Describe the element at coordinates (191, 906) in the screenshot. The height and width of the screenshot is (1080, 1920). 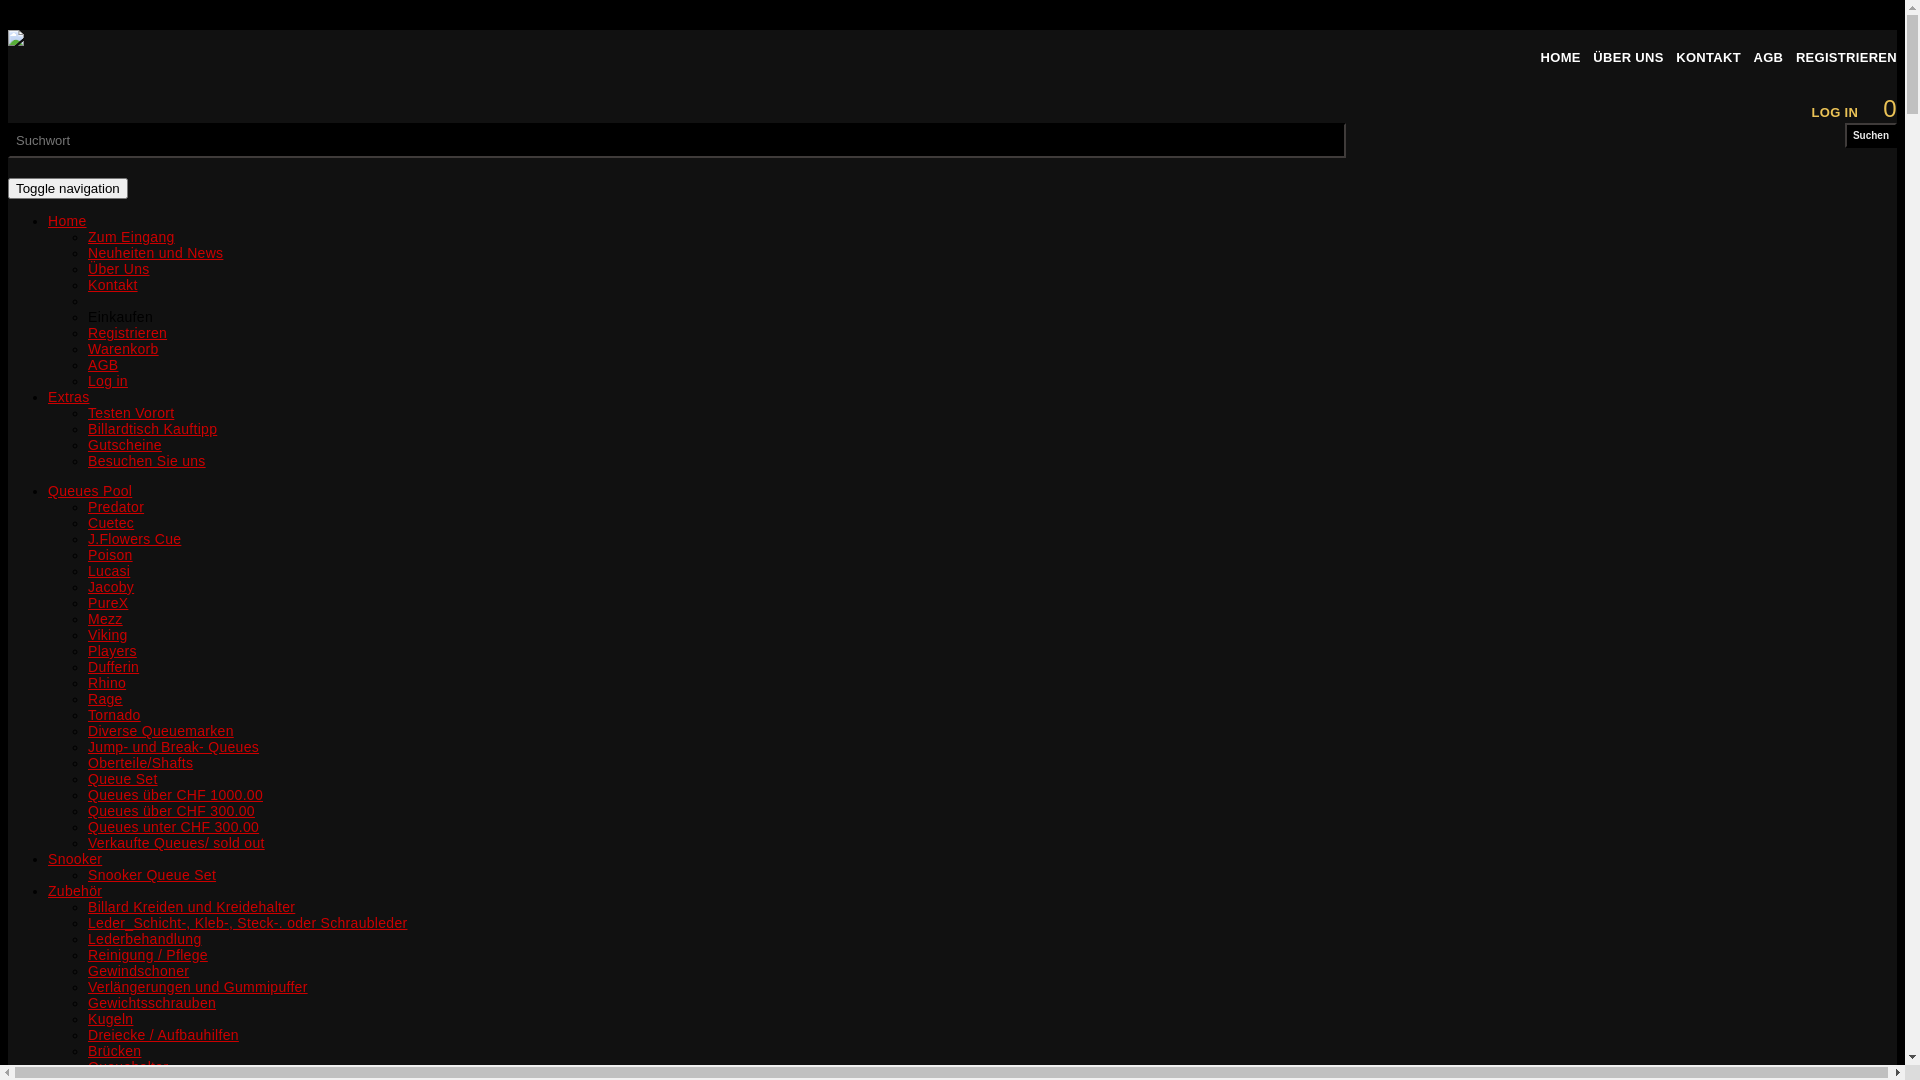
I see `'Billard Kreiden und Kreidehalter'` at that location.